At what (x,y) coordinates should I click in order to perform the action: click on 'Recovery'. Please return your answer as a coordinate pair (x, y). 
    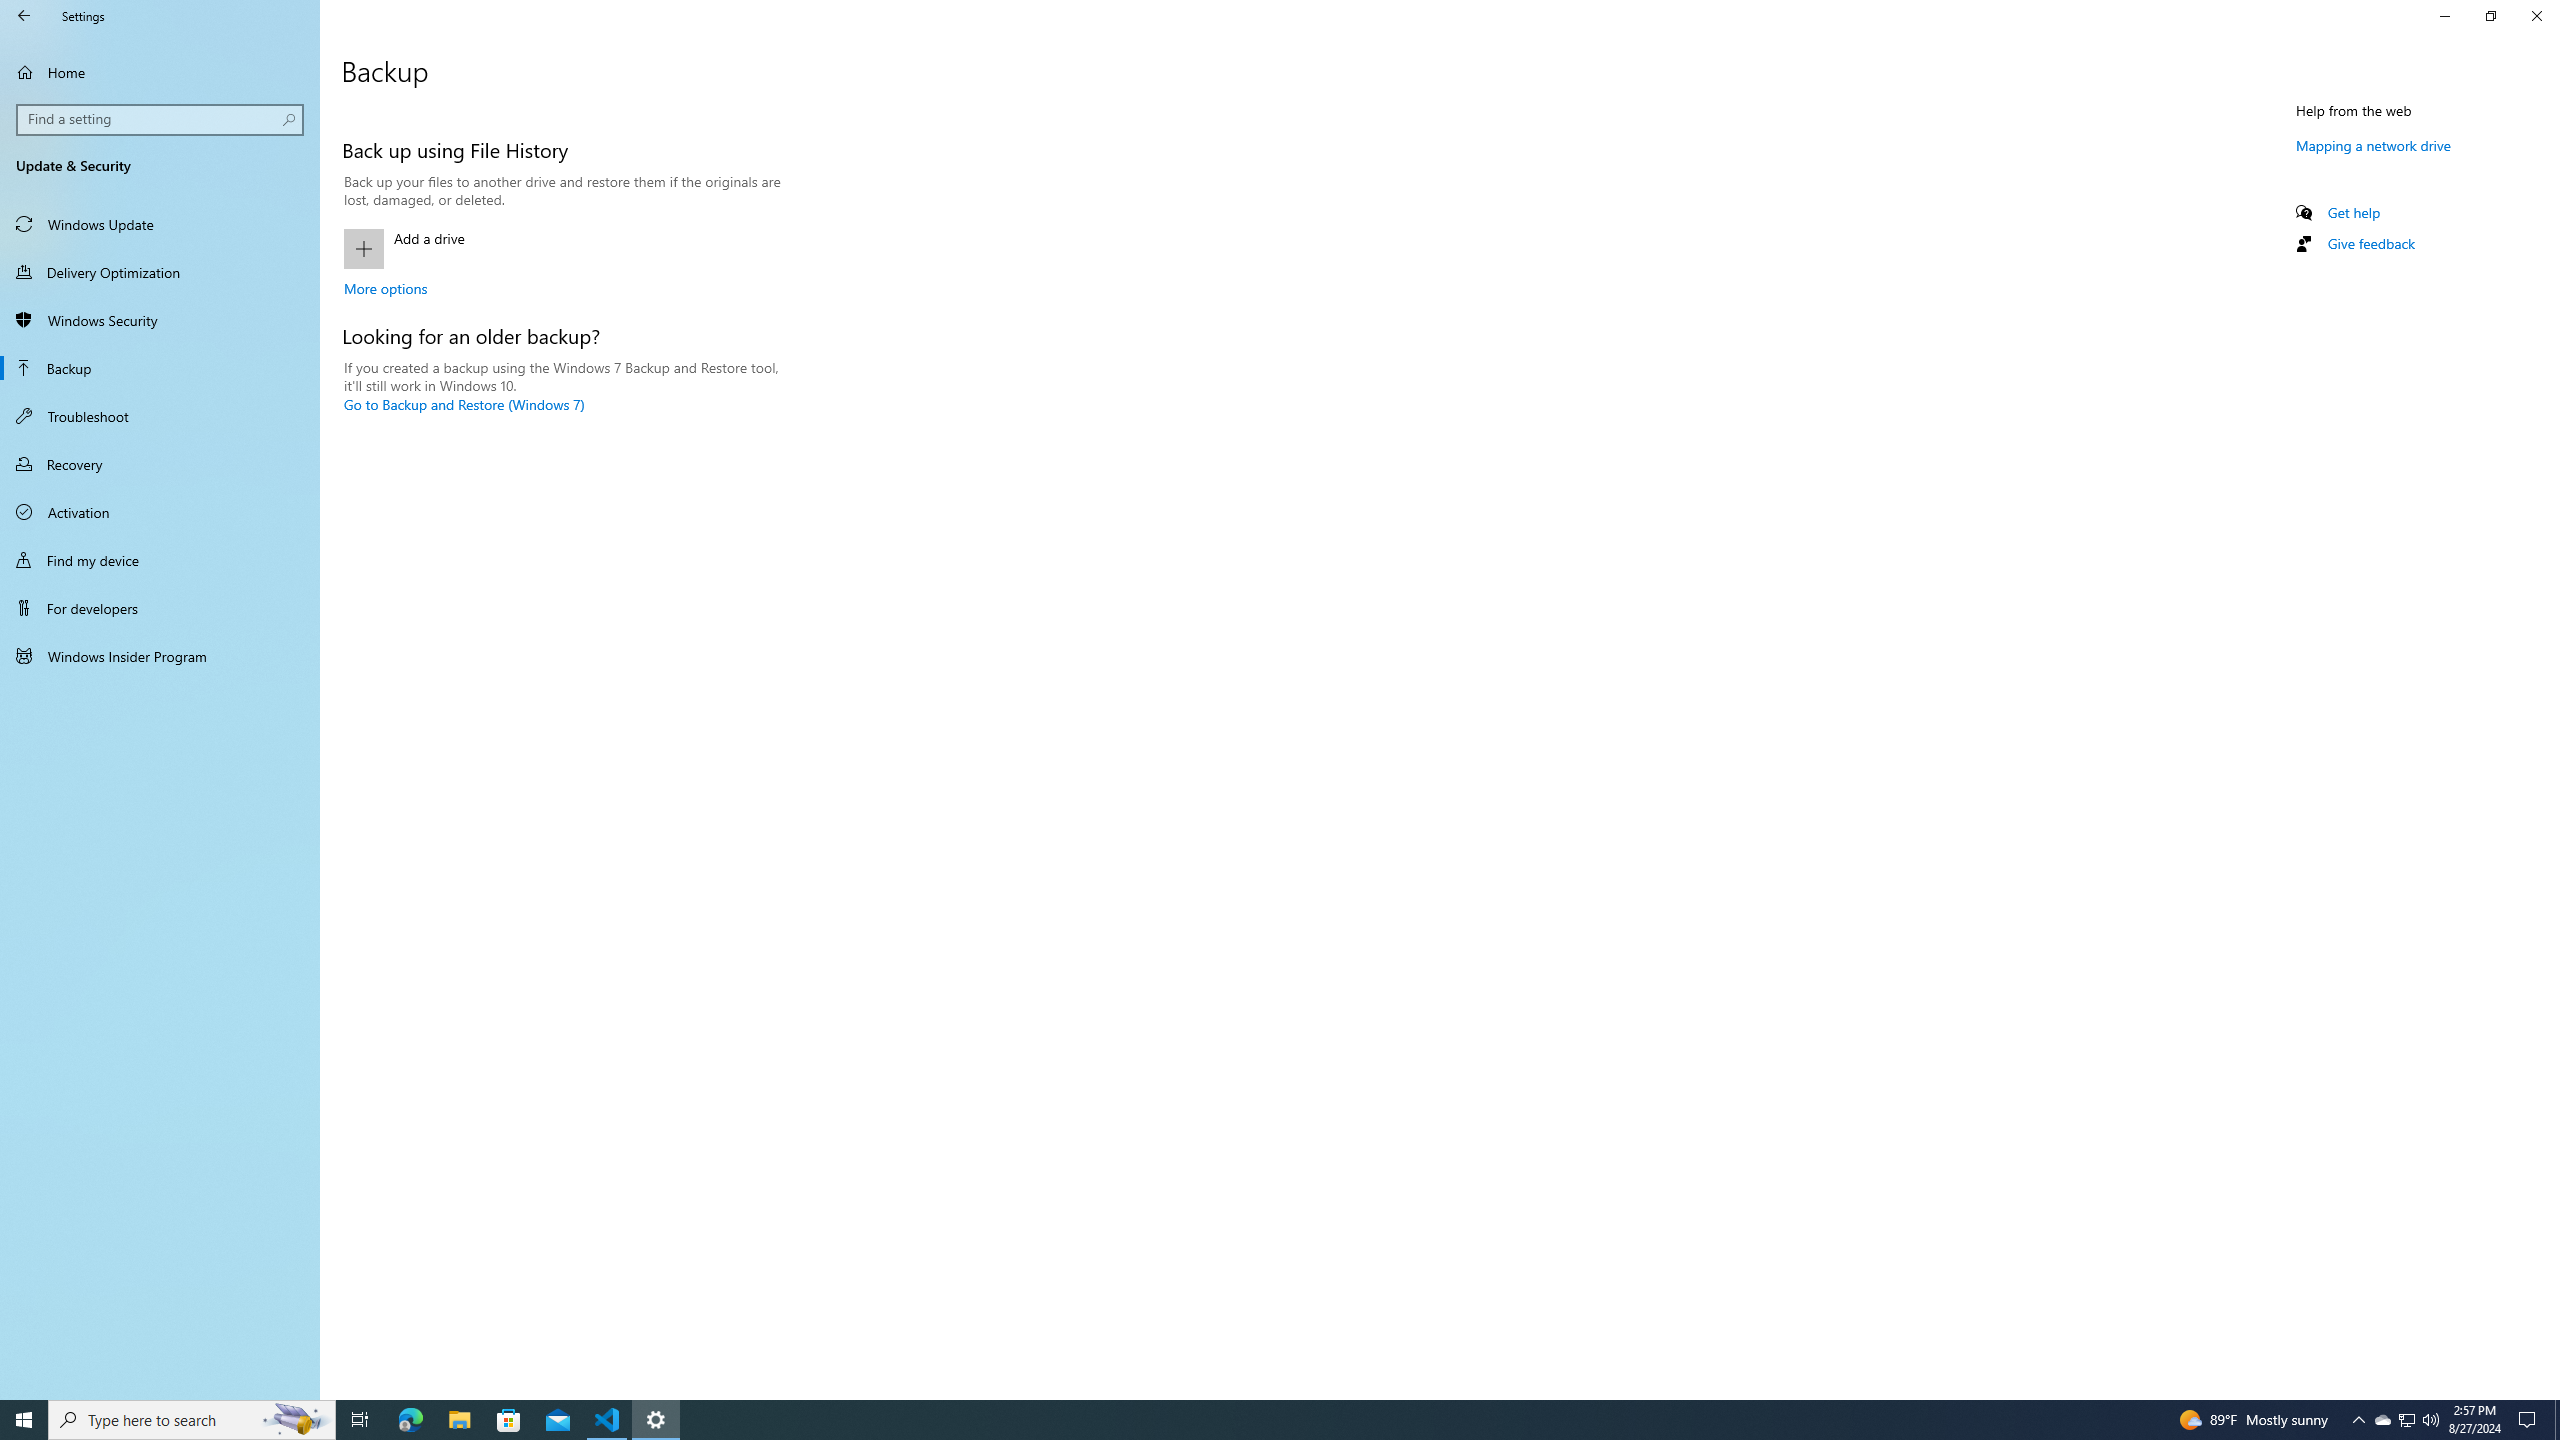
    Looking at the image, I should click on (159, 463).